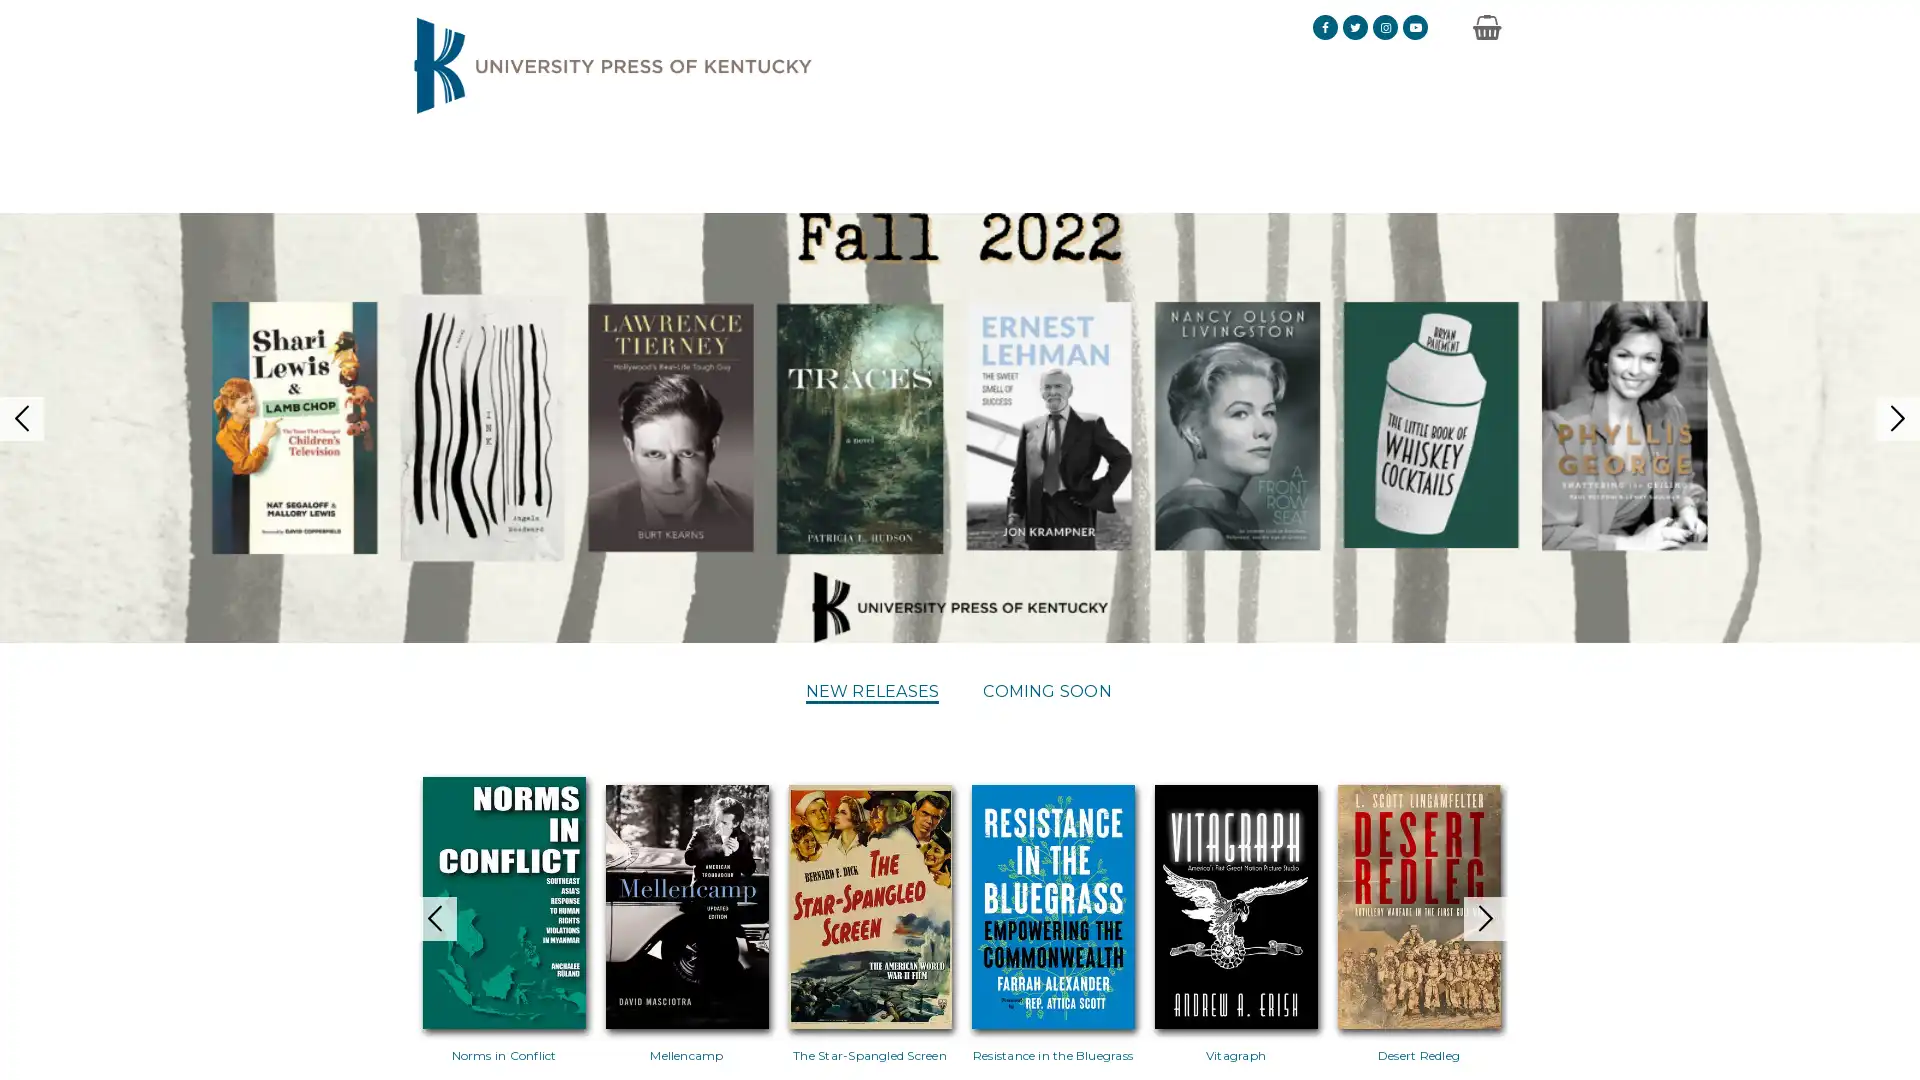 This screenshot has height=1080, width=1920. I want to click on SEARCH, so click(1449, 158).